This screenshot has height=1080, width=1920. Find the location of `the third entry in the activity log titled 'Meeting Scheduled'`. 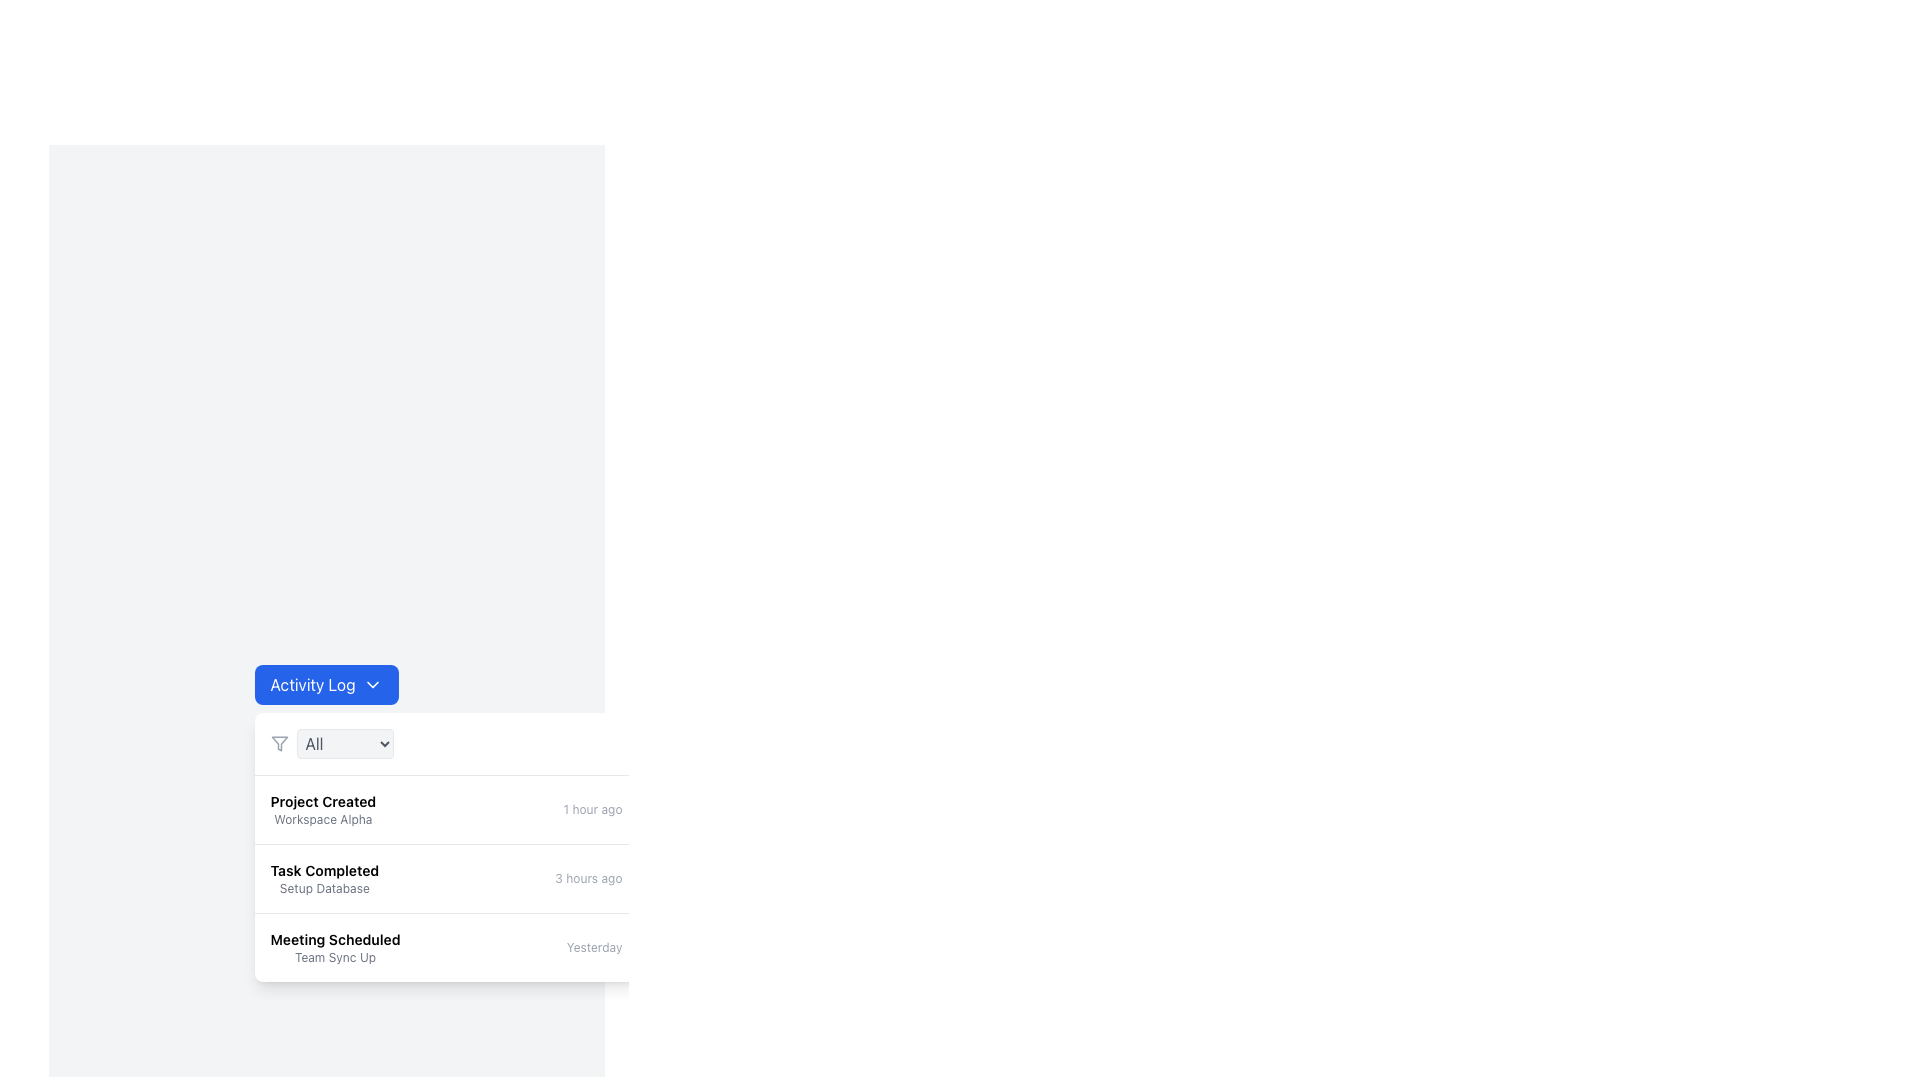

the third entry in the activity log titled 'Meeting Scheduled' is located at coordinates (335, 947).